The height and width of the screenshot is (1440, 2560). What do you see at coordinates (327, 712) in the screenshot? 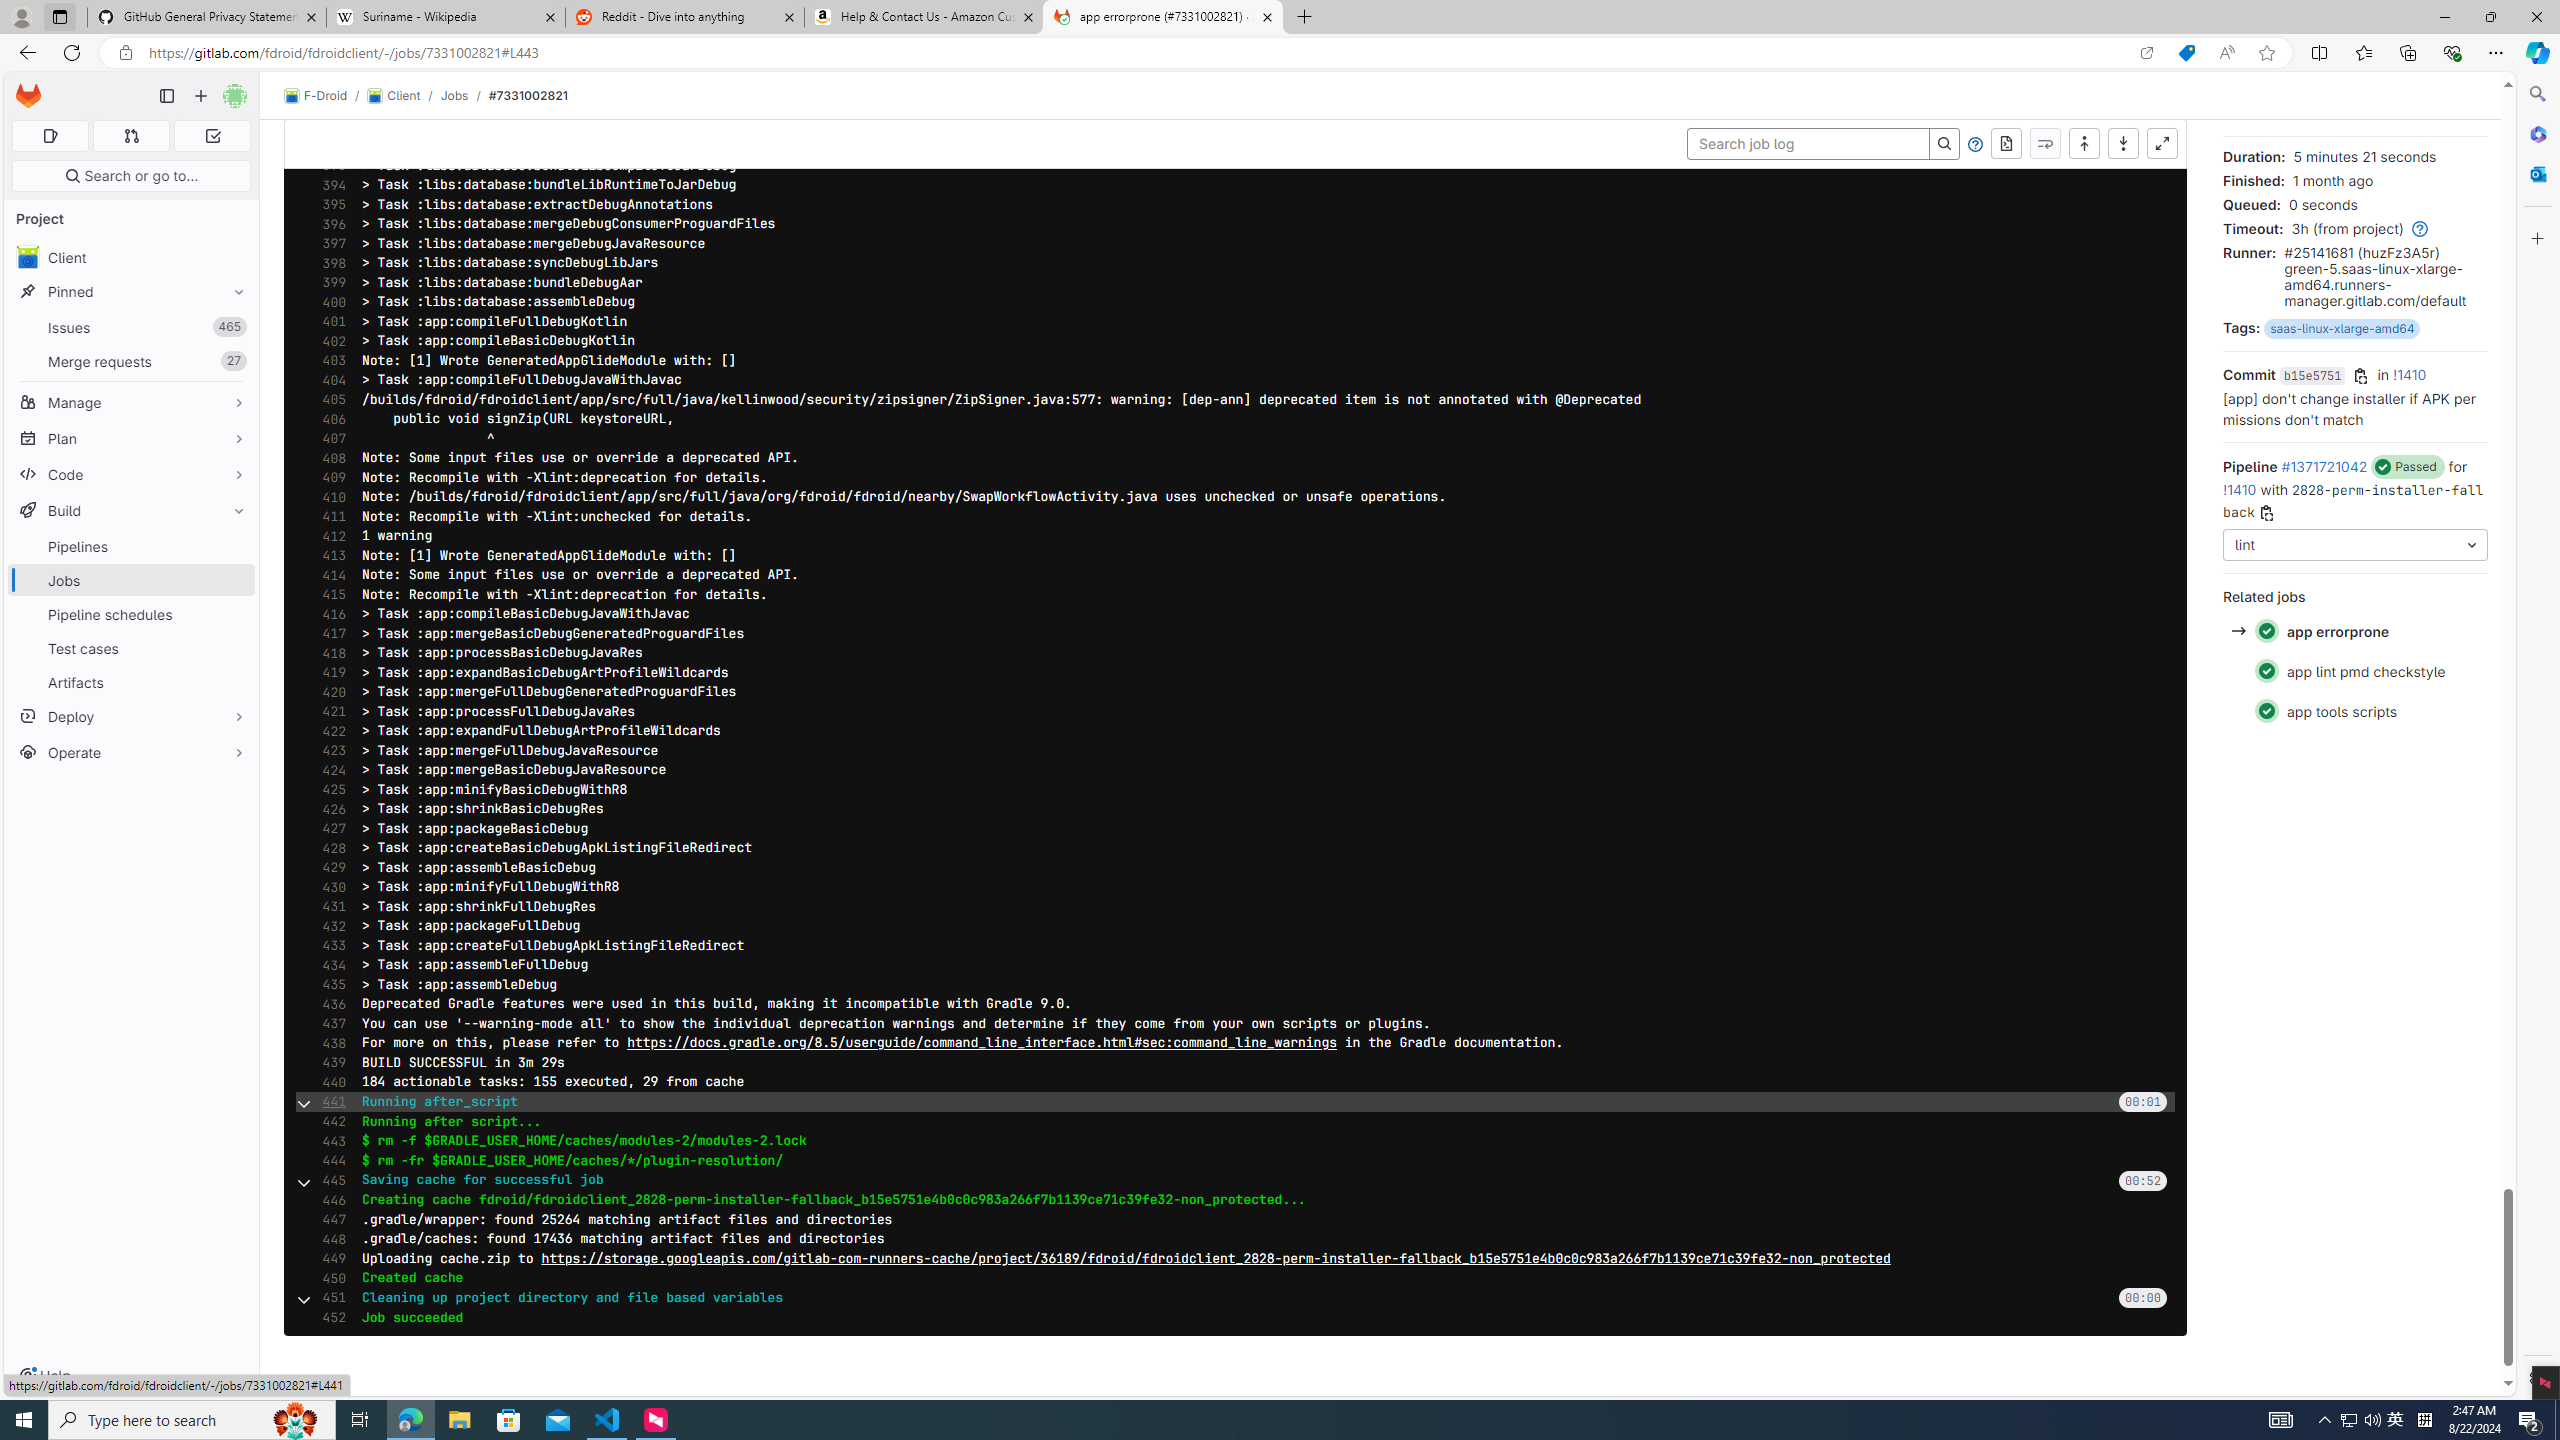
I see `'421'` at bounding box center [327, 712].